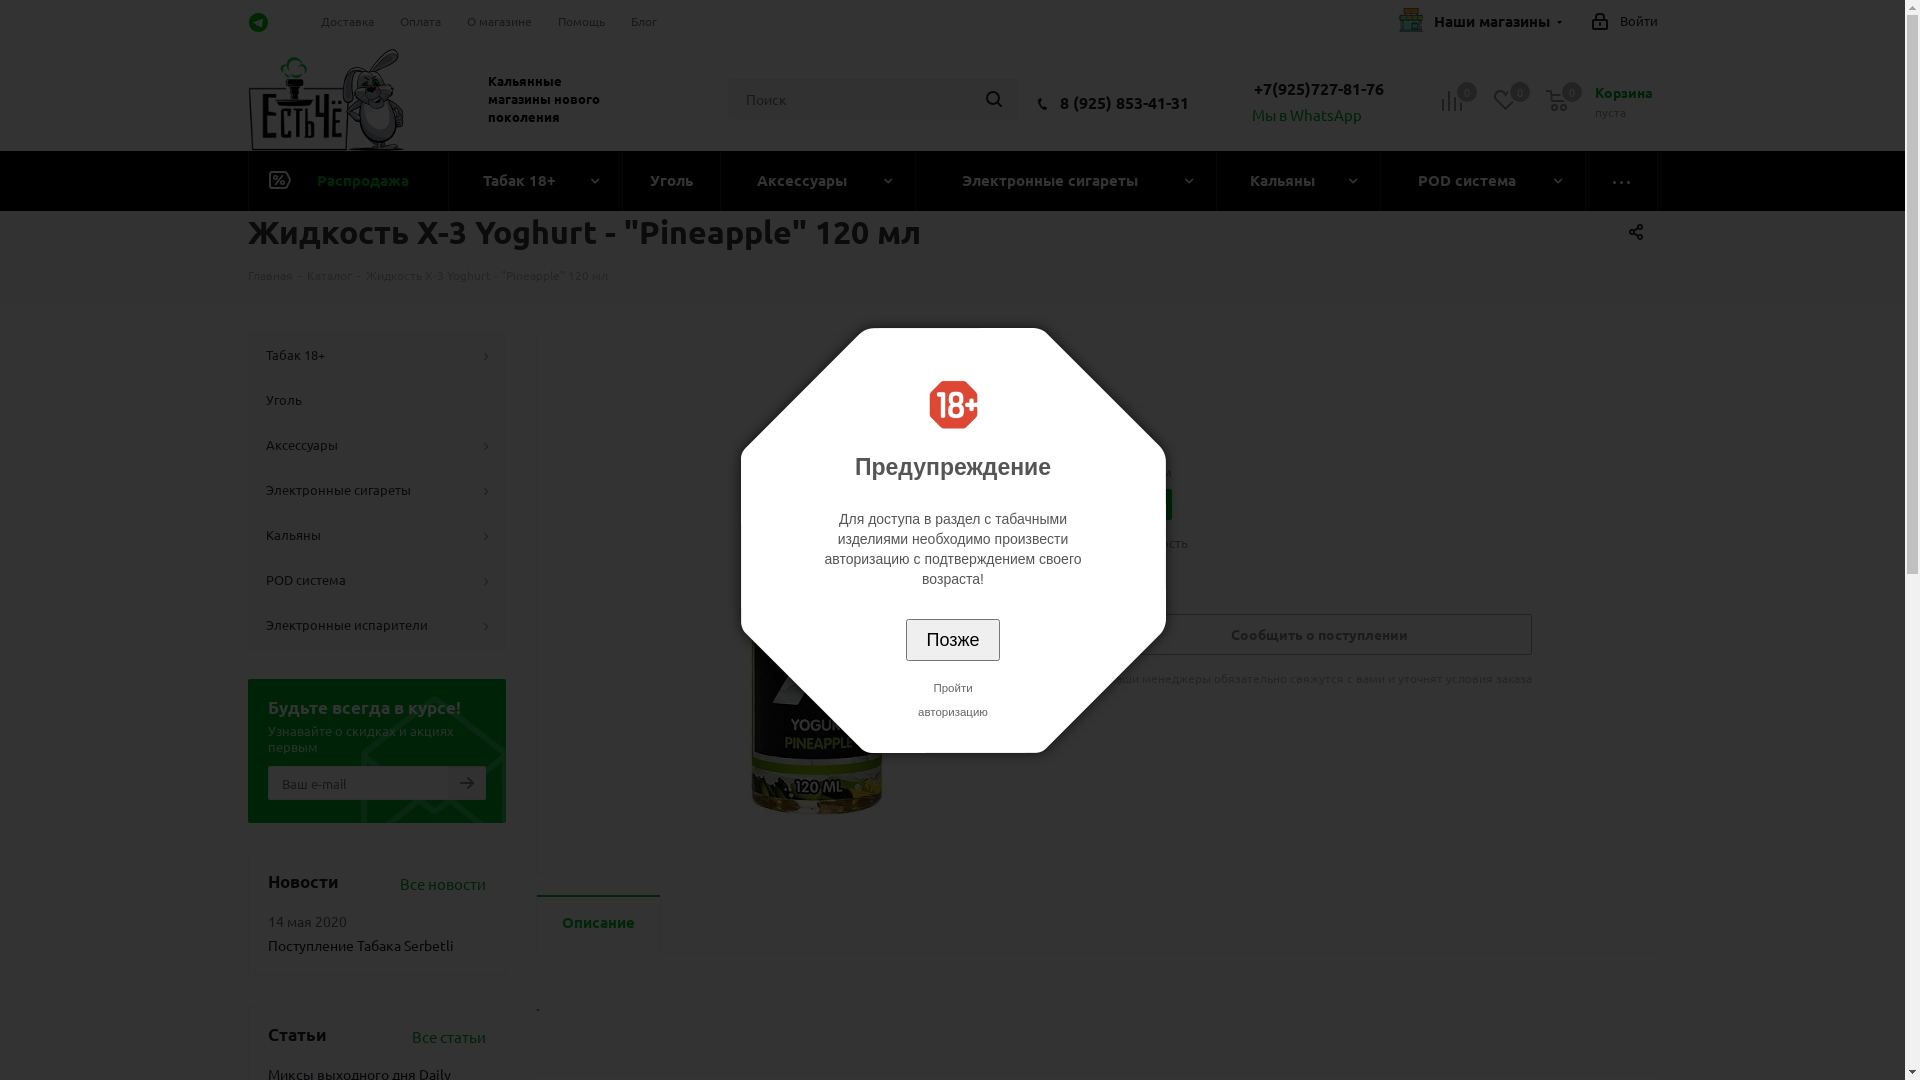 The width and height of the screenshot is (1920, 1080). Describe the element at coordinates (1319, 87) in the screenshot. I see `'+7(925)727-81-76'` at that location.